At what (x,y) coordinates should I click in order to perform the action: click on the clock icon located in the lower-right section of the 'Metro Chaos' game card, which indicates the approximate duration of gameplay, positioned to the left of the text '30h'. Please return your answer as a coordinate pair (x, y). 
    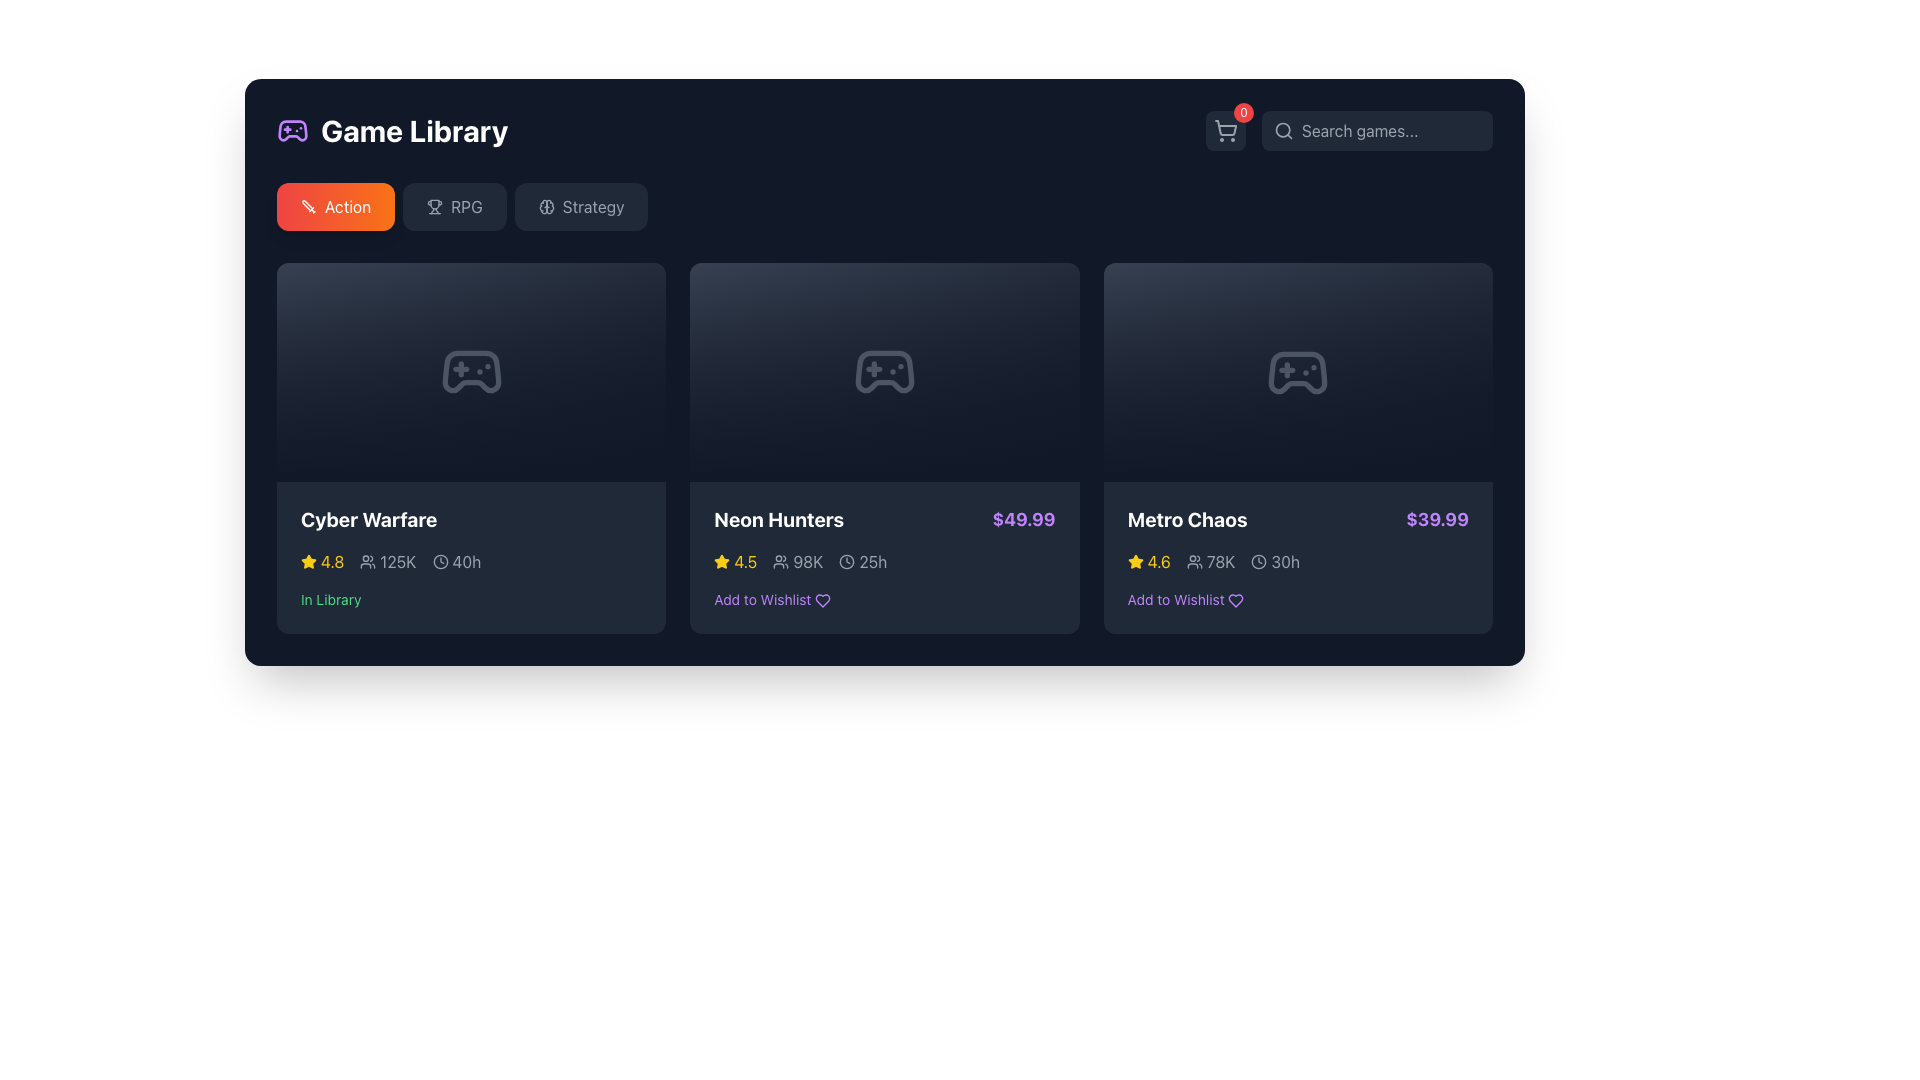
    Looking at the image, I should click on (1258, 562).